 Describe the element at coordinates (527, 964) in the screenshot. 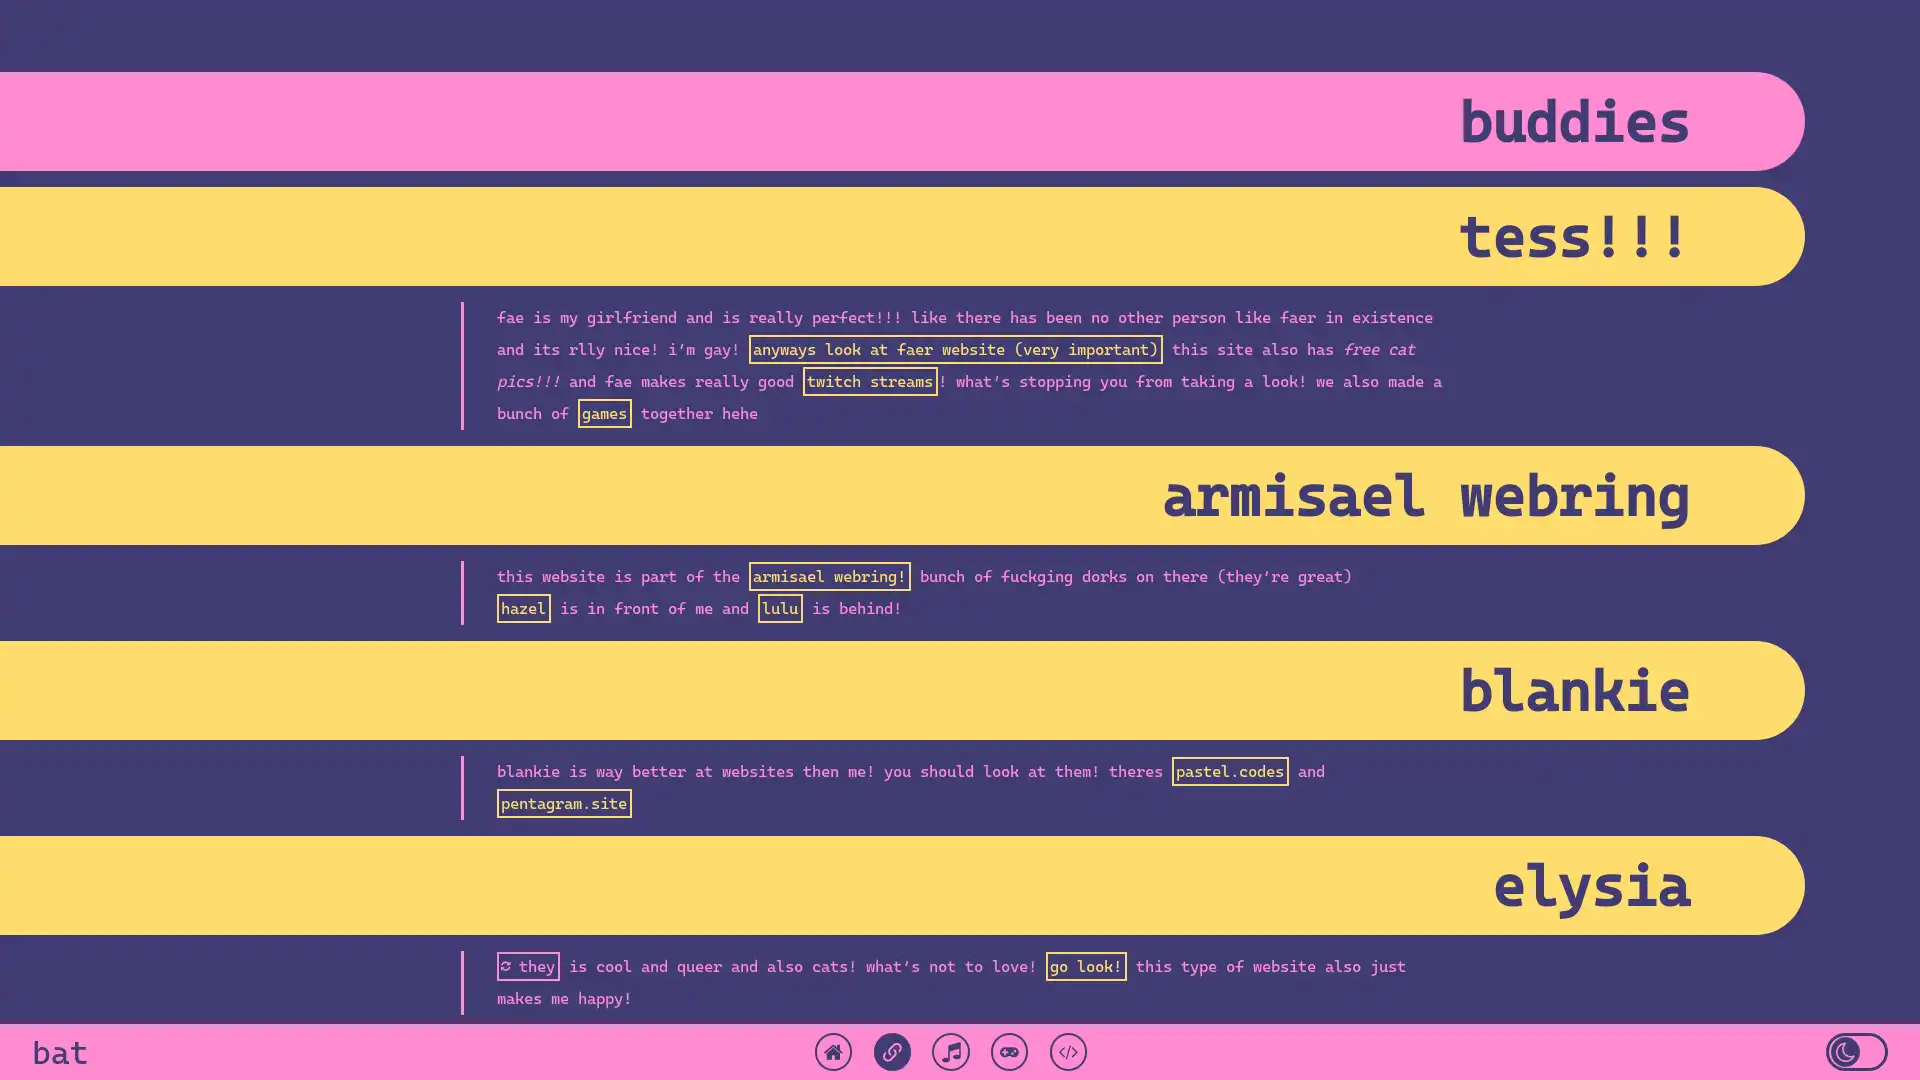

I see `they` at that location.